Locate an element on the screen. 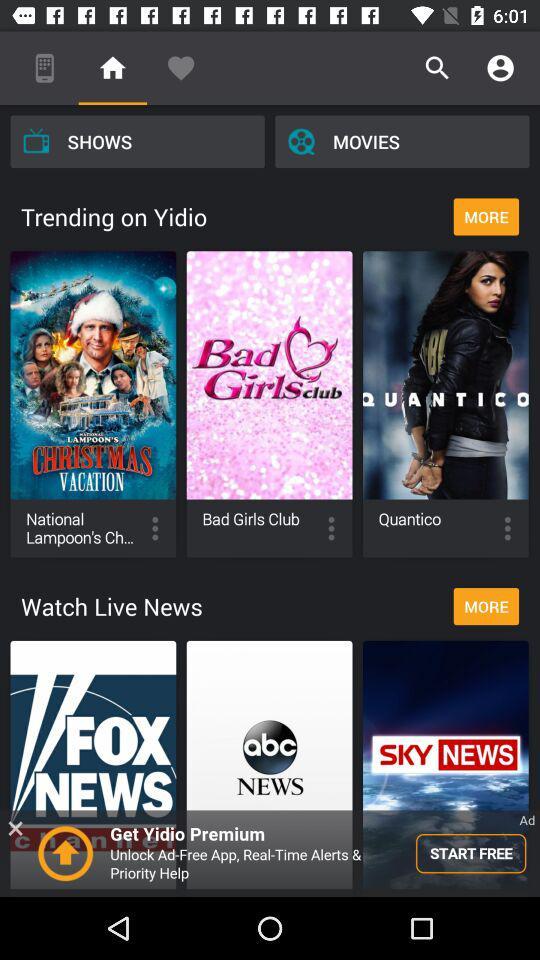 The image size is (540, 960). movies item is located at coordinates (402, 140).